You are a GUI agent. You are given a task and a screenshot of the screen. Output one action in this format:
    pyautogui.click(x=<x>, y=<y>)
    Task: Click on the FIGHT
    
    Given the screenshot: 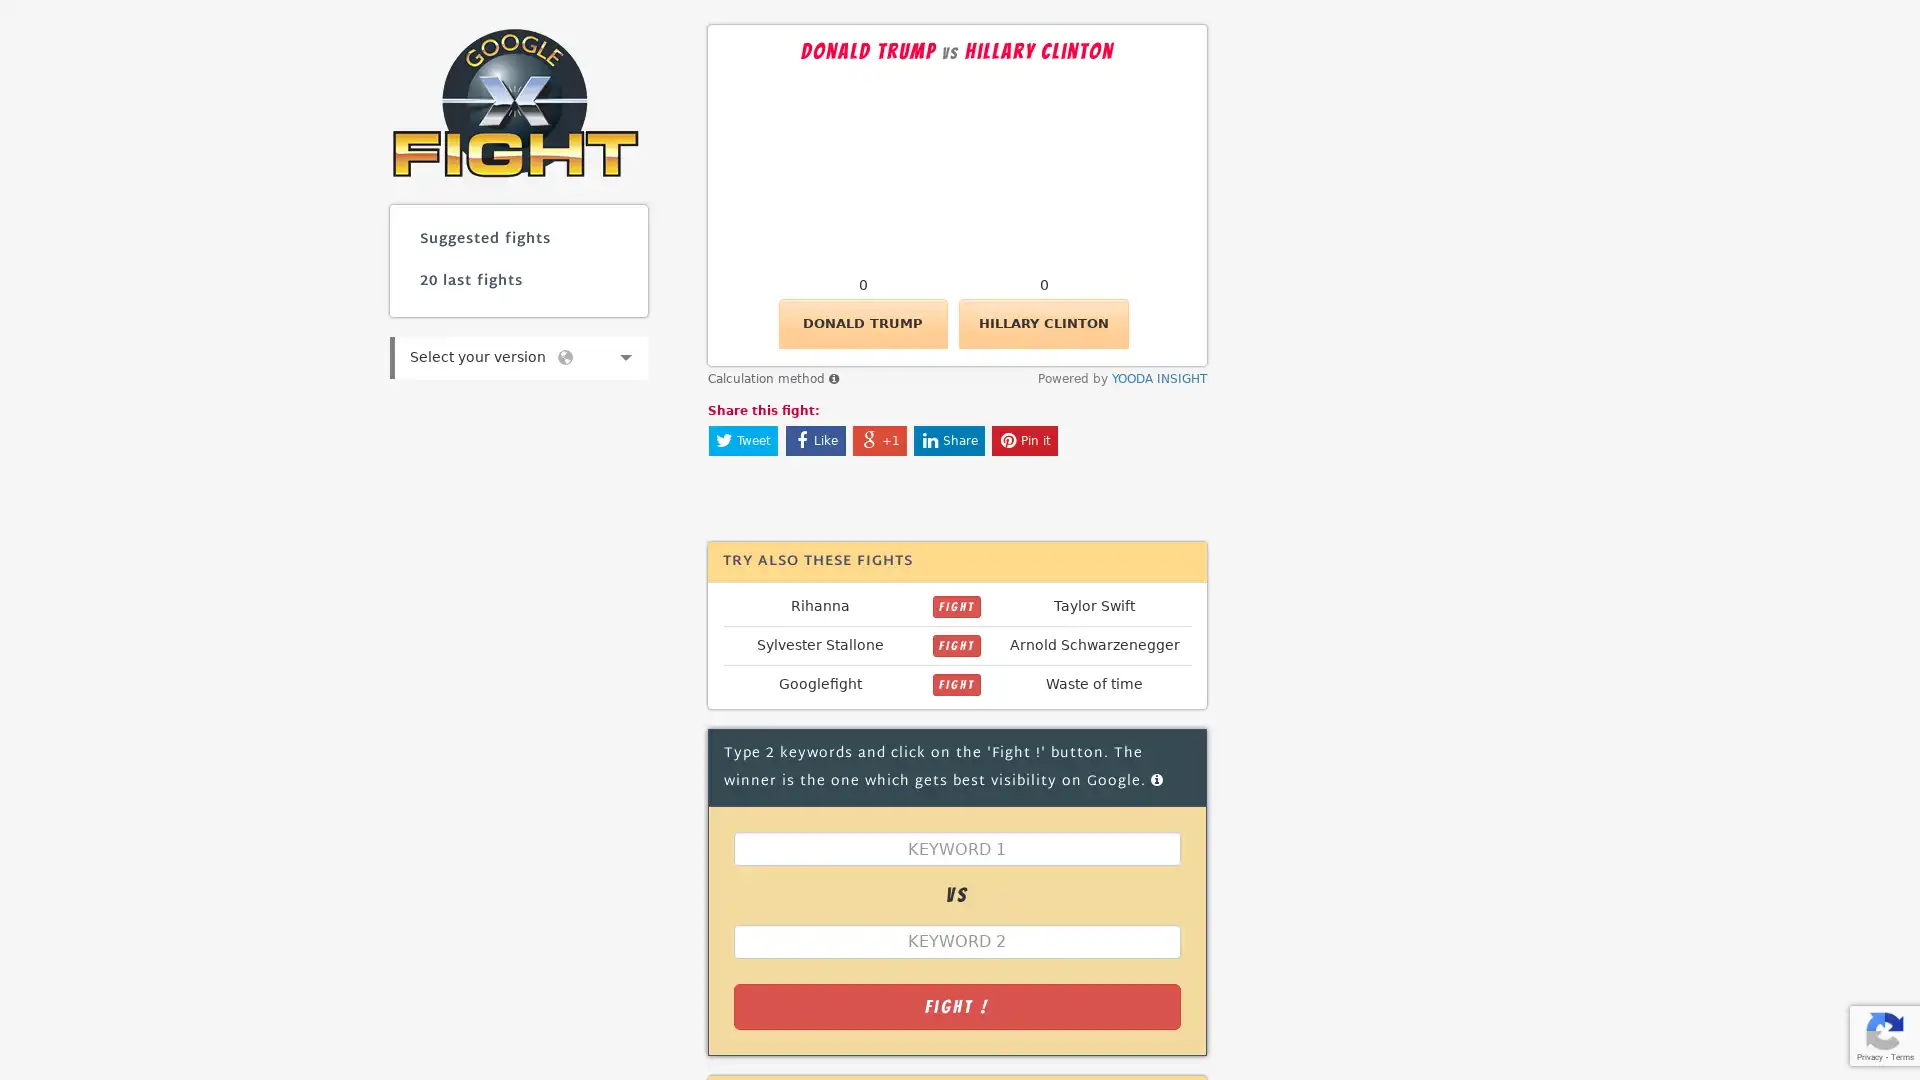 What is the action you would take?
    pyautogui.click(x=955, y=645)
    